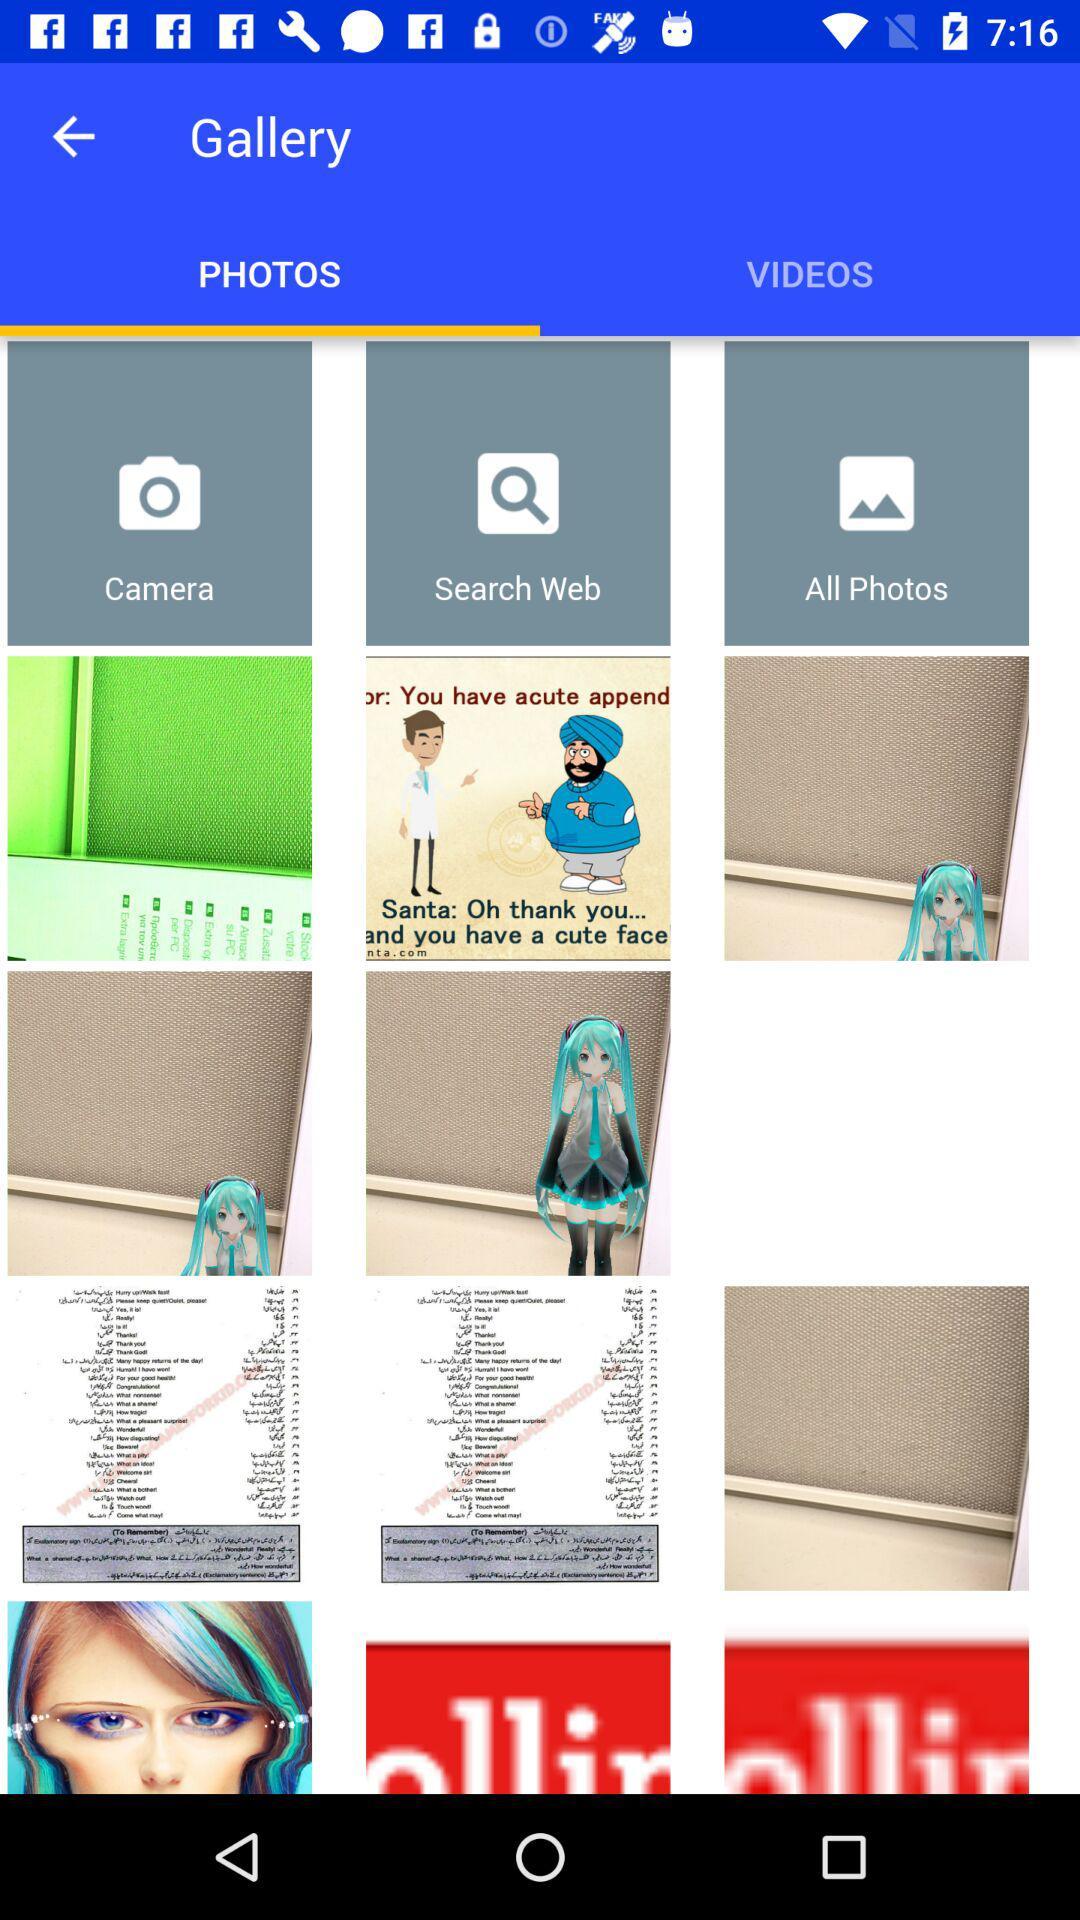 This screenshot has width=1080, height=1920. What do you see at coordinates (875, 493) in the screenshot?
I see `right of search web` at bounding box center [875, 493].